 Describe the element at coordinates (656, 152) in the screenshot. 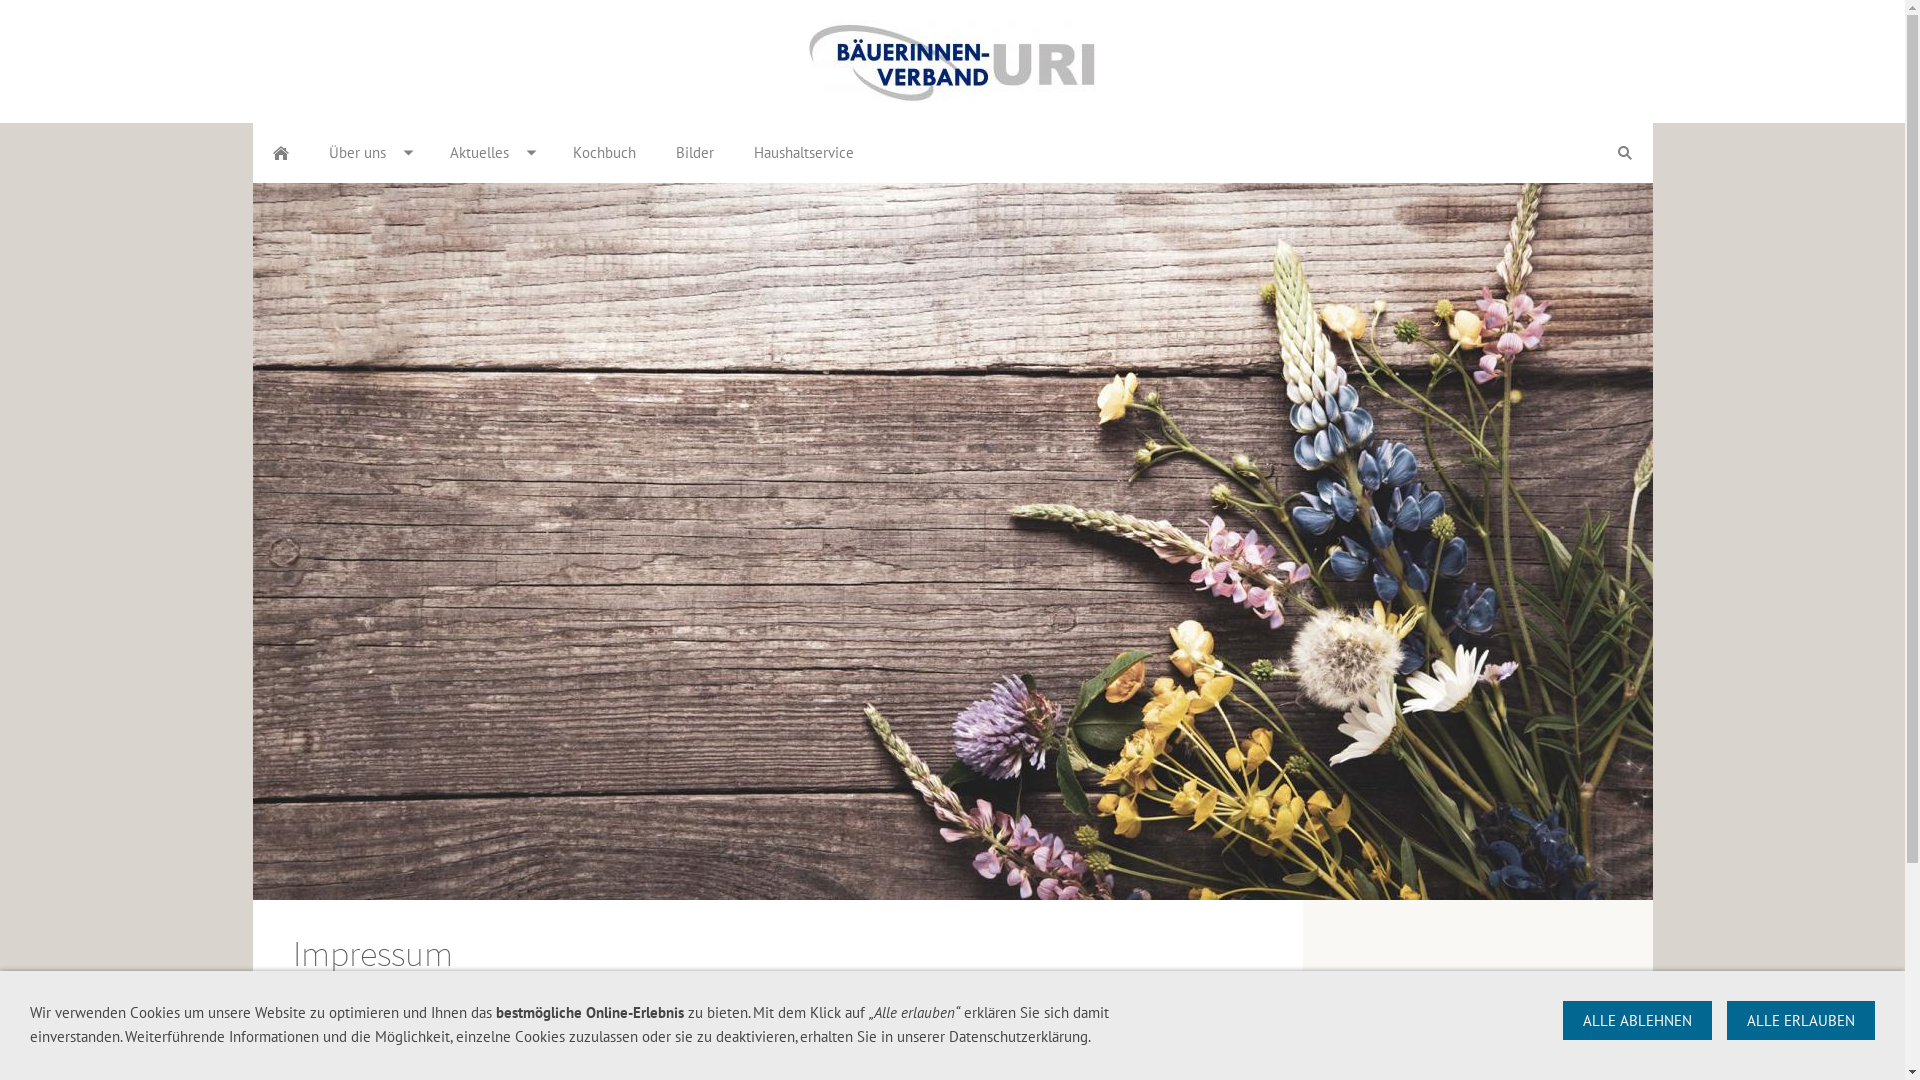

I see `'Bilder'` at that location.